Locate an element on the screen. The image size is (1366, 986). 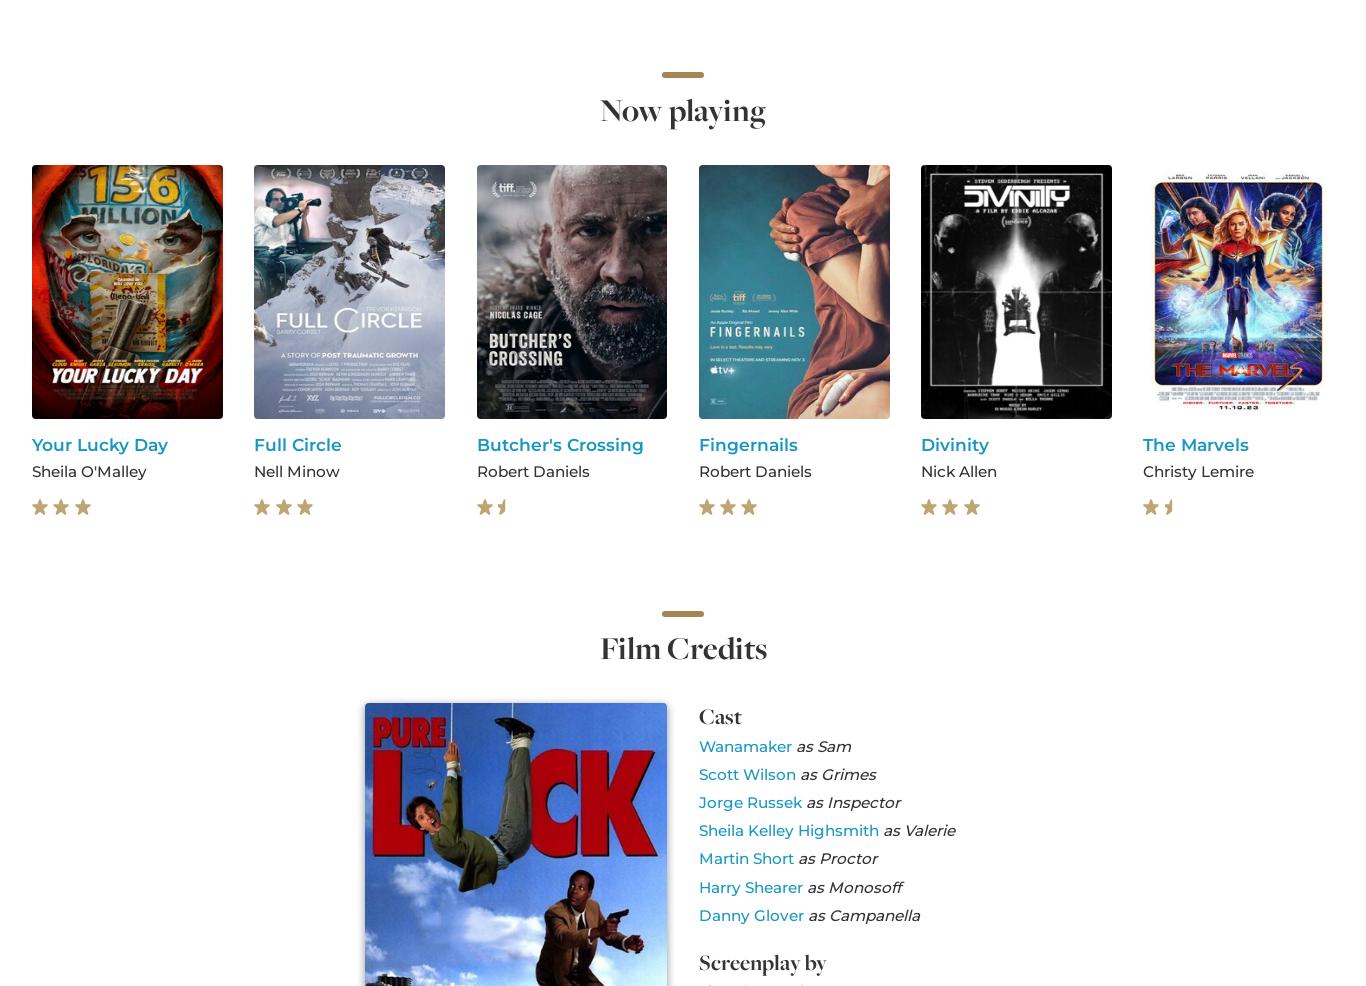
'as Inspector' is located at coordinates (803, 802).